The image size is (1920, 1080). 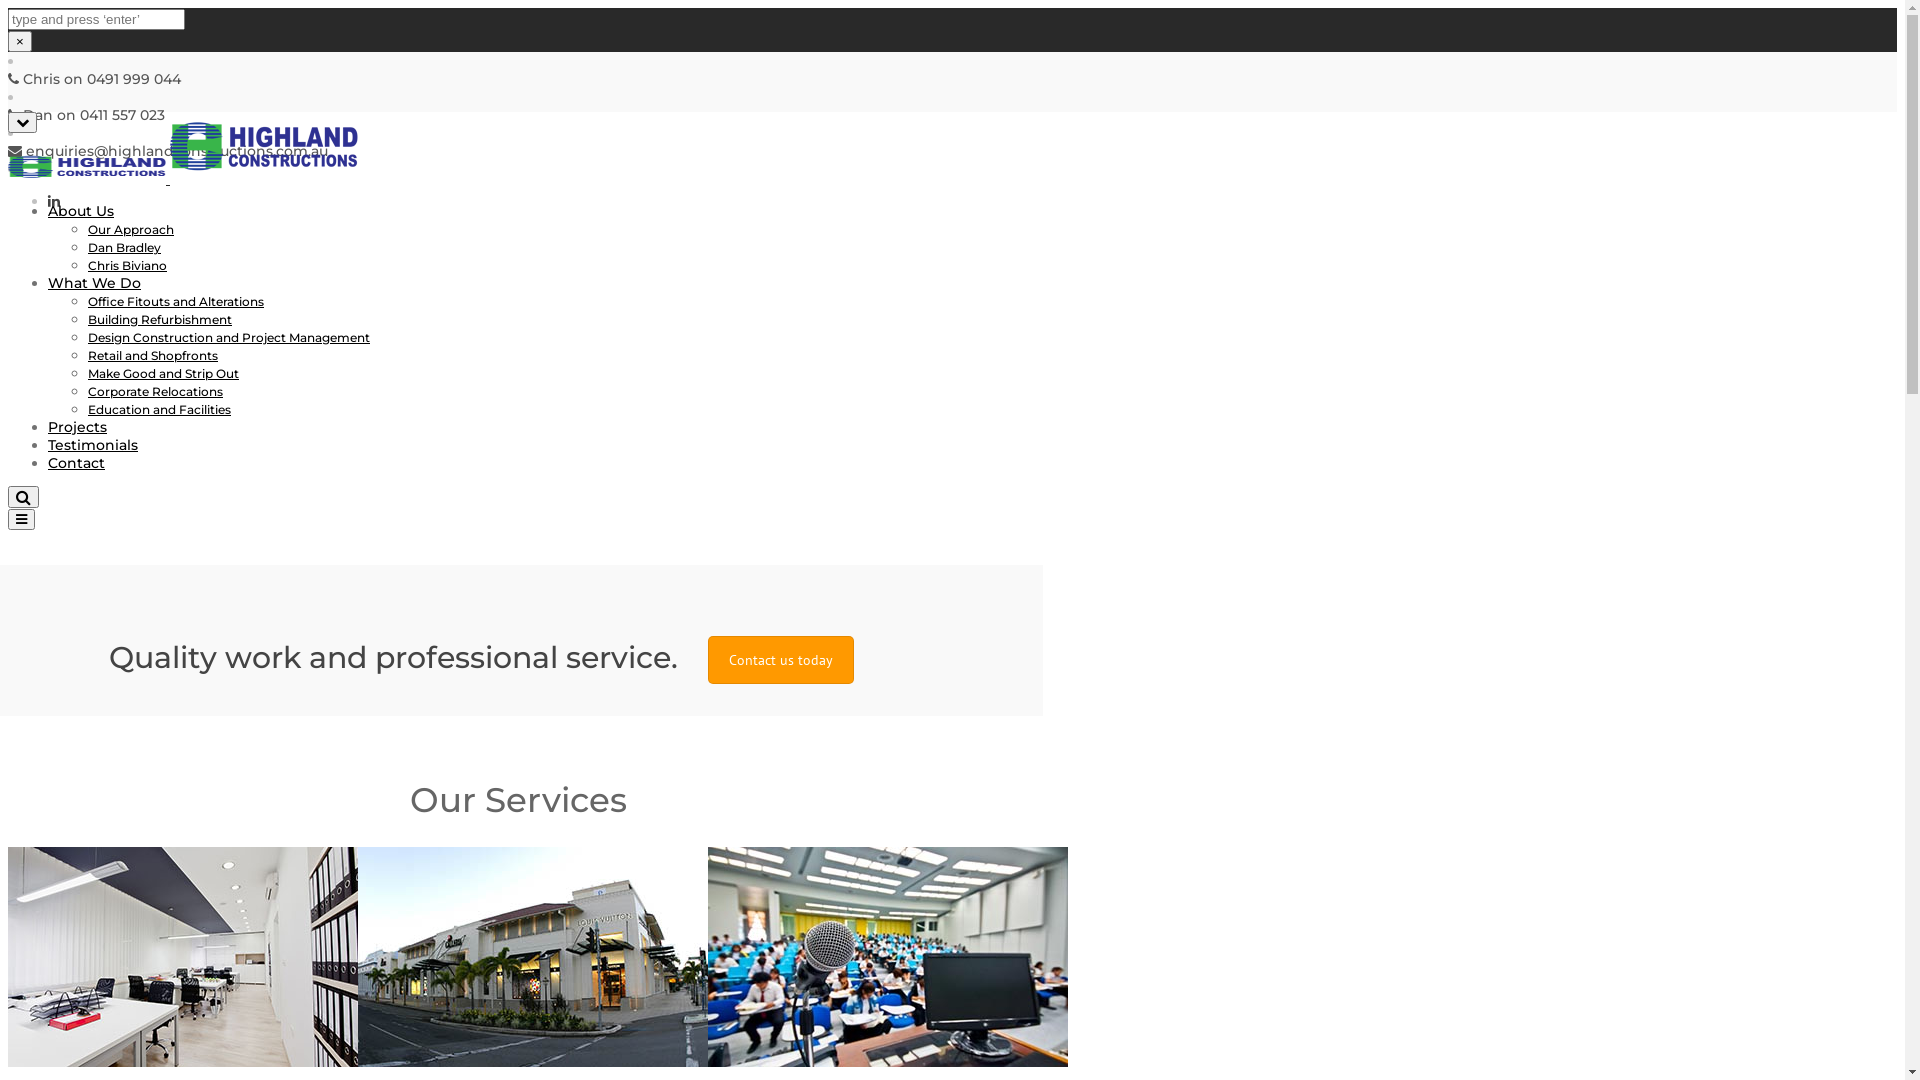 What do you see at coordinates (152, 354) in the screenshot?
I see `'Retail and Shopfronts'` at bounding box center [152, 354].